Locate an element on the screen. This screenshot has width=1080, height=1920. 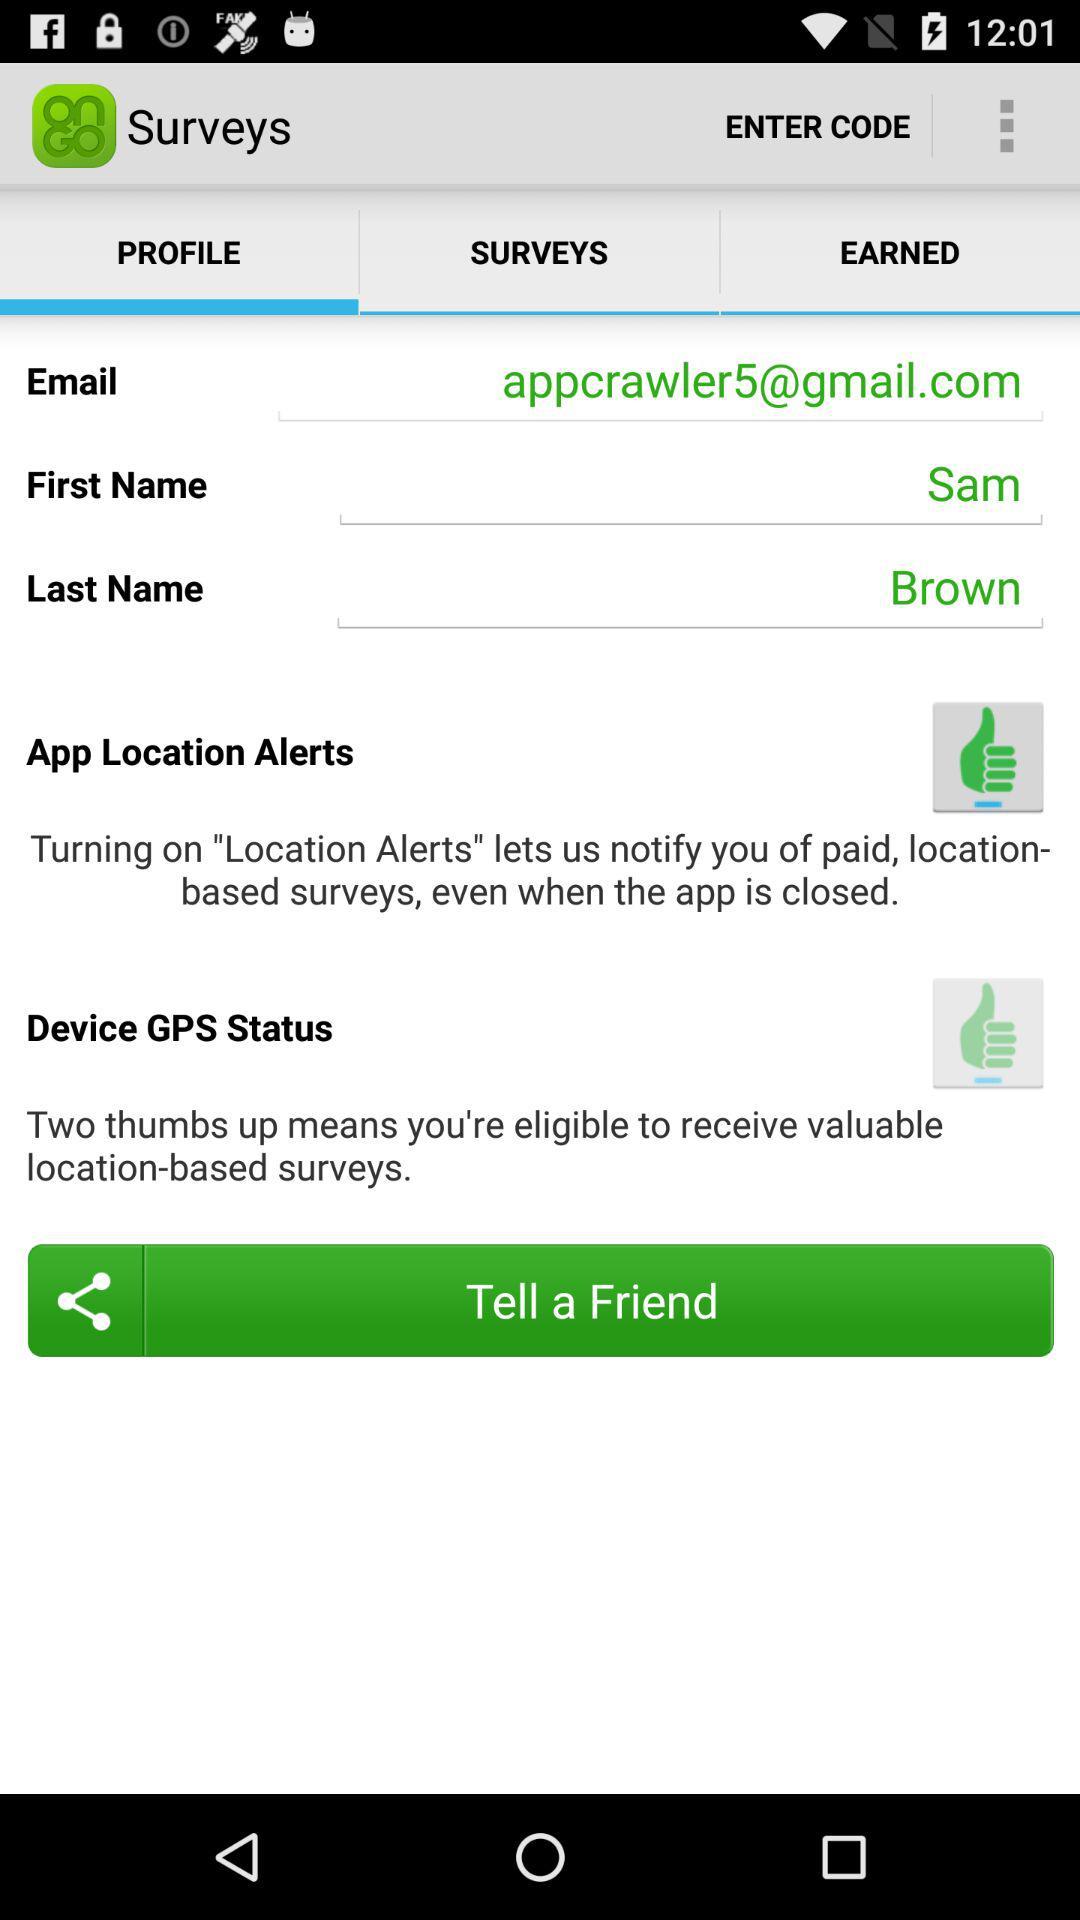
the item to the right of the email icon is located at coordinates (660, 380).